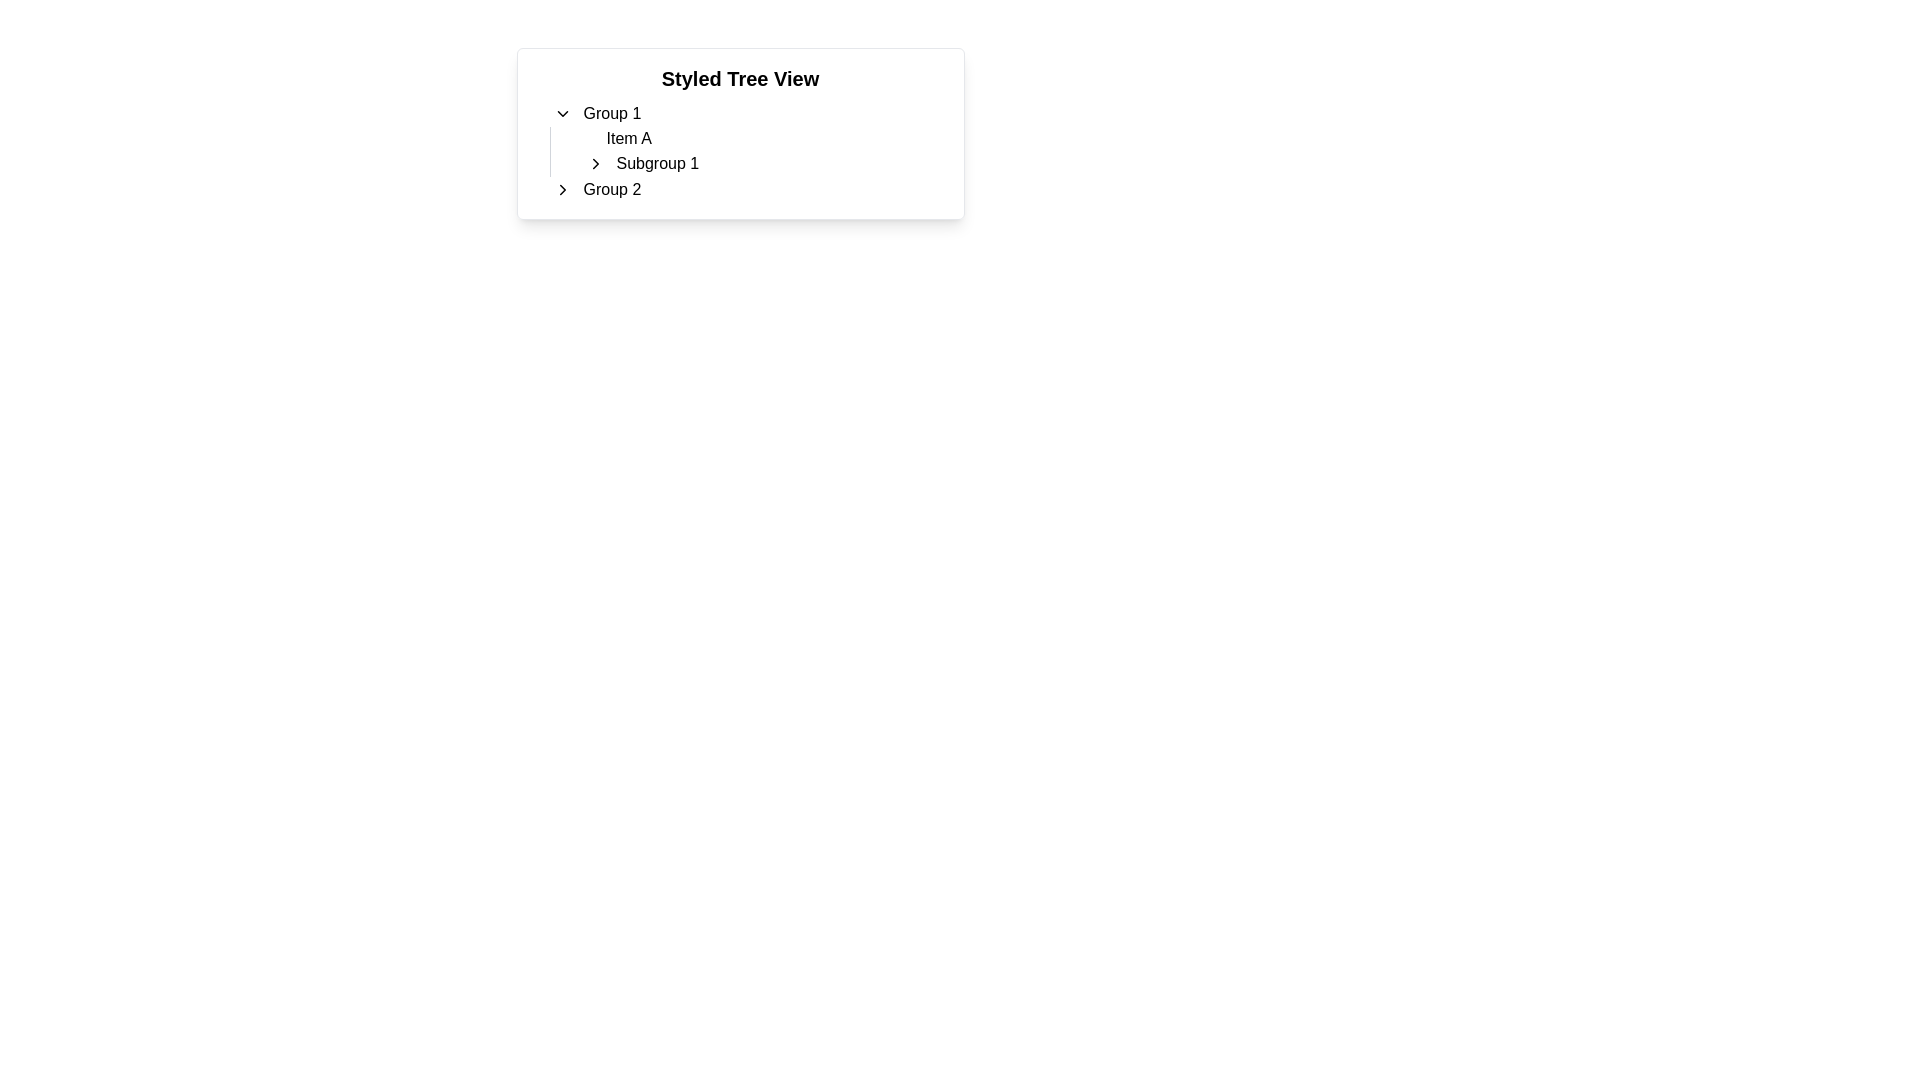  What do you see at coordinates (739, 137) in the screenshot?
I see `the first Tree Node in the hierarchical listing interface, which allows for expanding or collapsing its sub-elements` at bounding box center [739, 137].